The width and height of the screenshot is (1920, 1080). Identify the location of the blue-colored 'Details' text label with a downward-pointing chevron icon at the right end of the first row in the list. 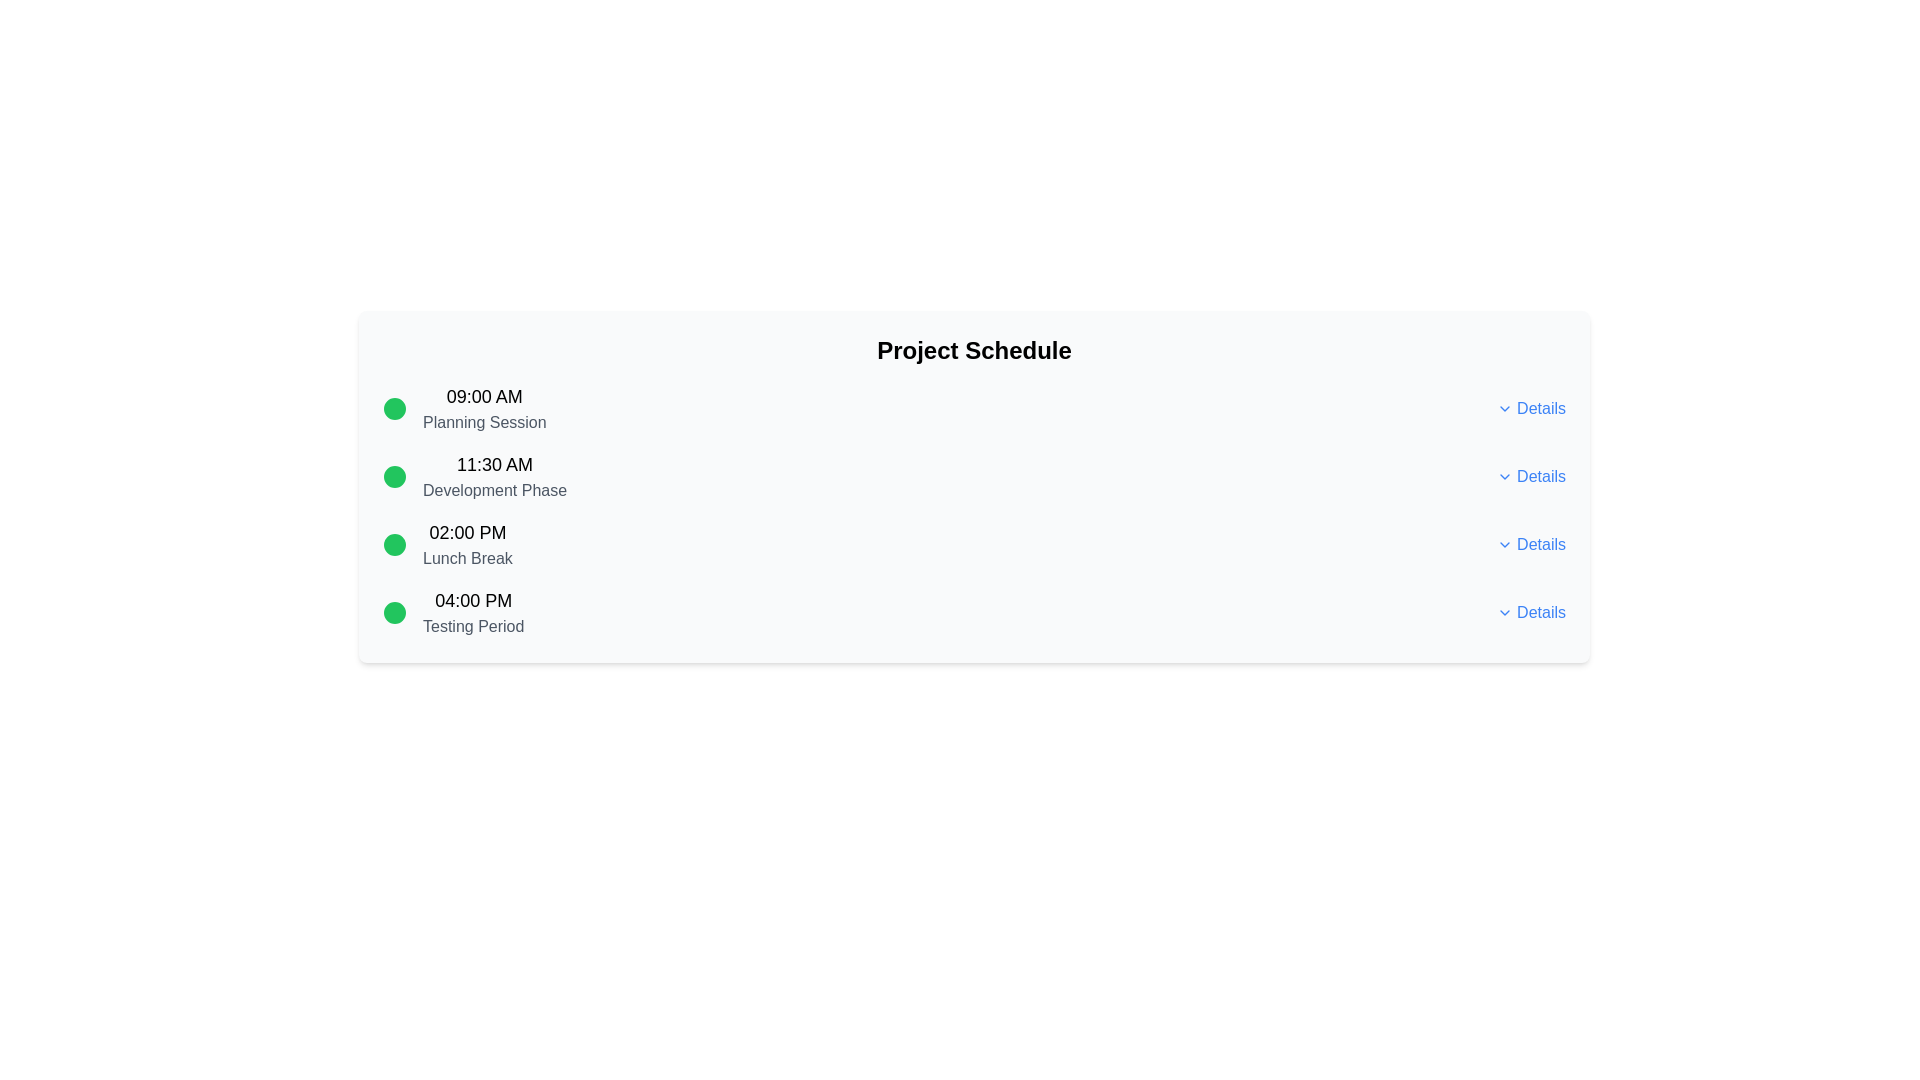
(1530, 407).